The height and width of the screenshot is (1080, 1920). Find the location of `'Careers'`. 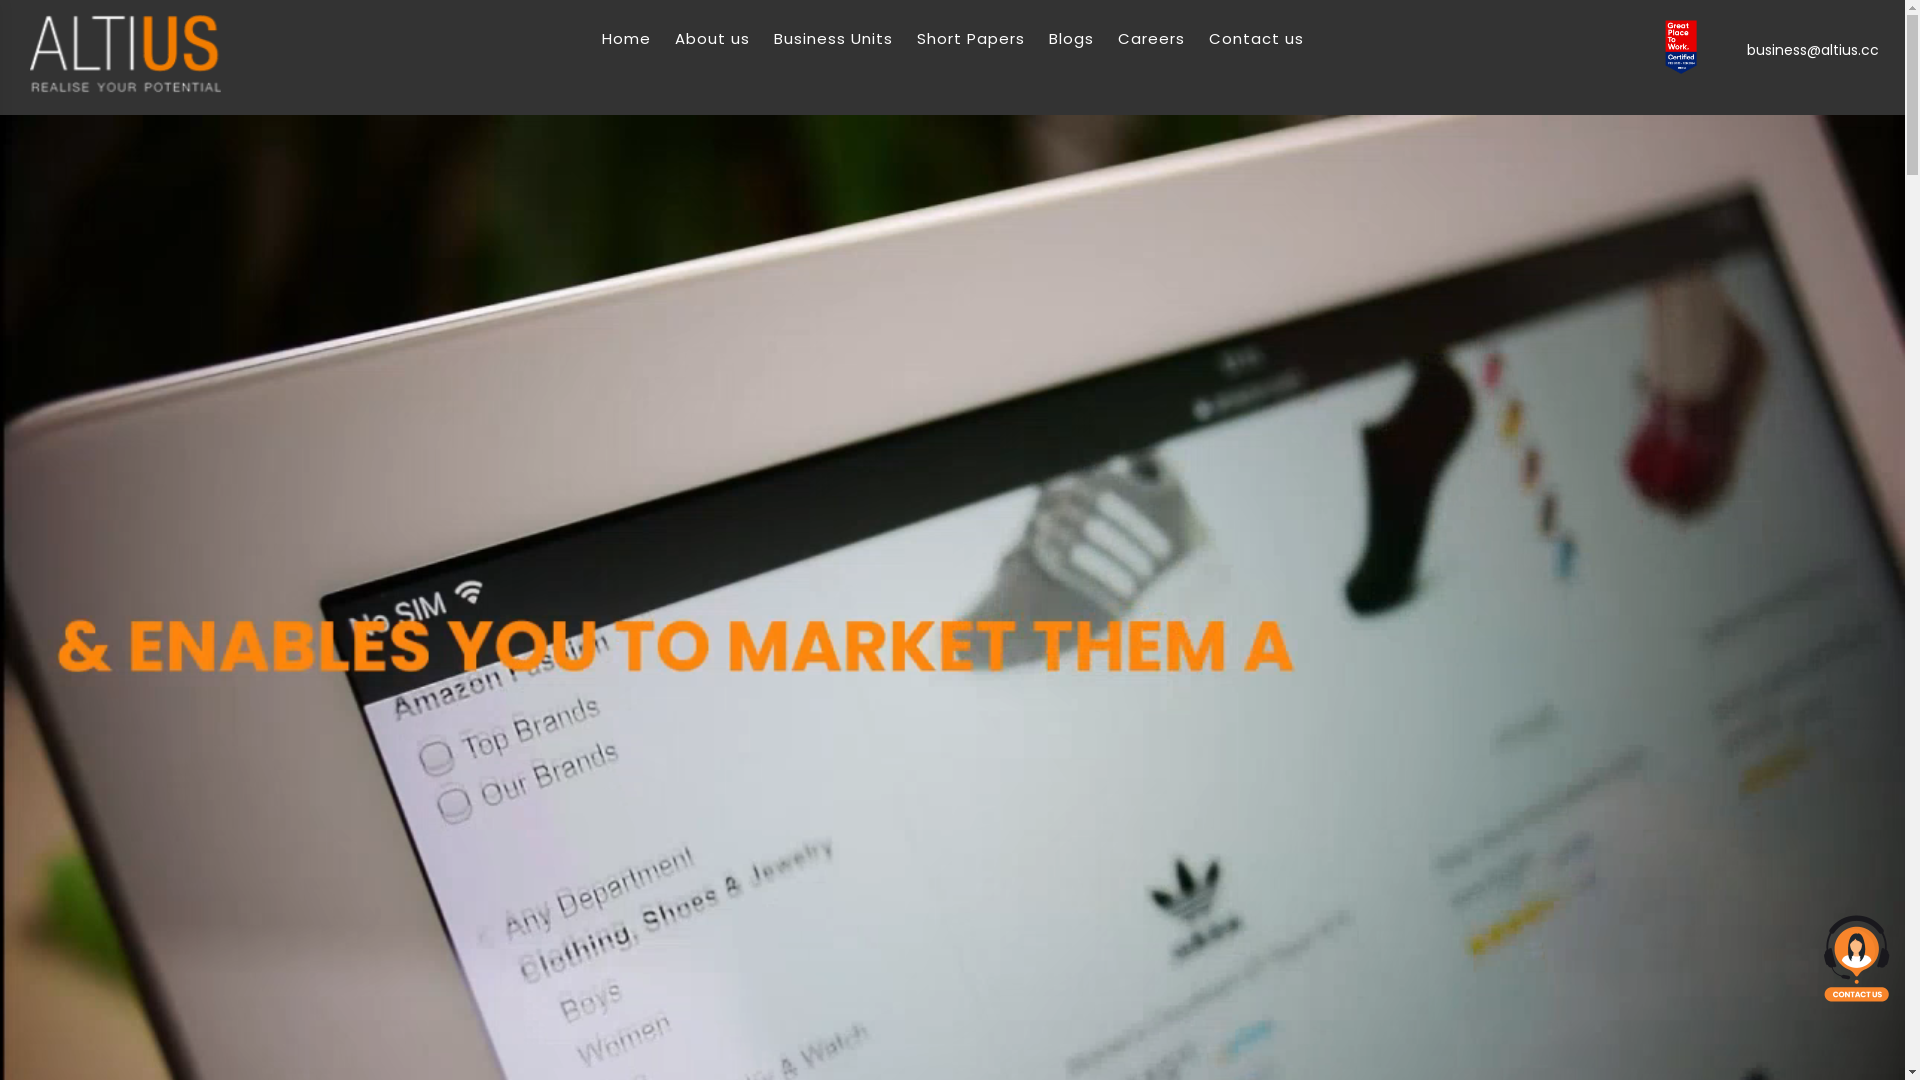

'Careers' is located at coordinates (1151, 38).